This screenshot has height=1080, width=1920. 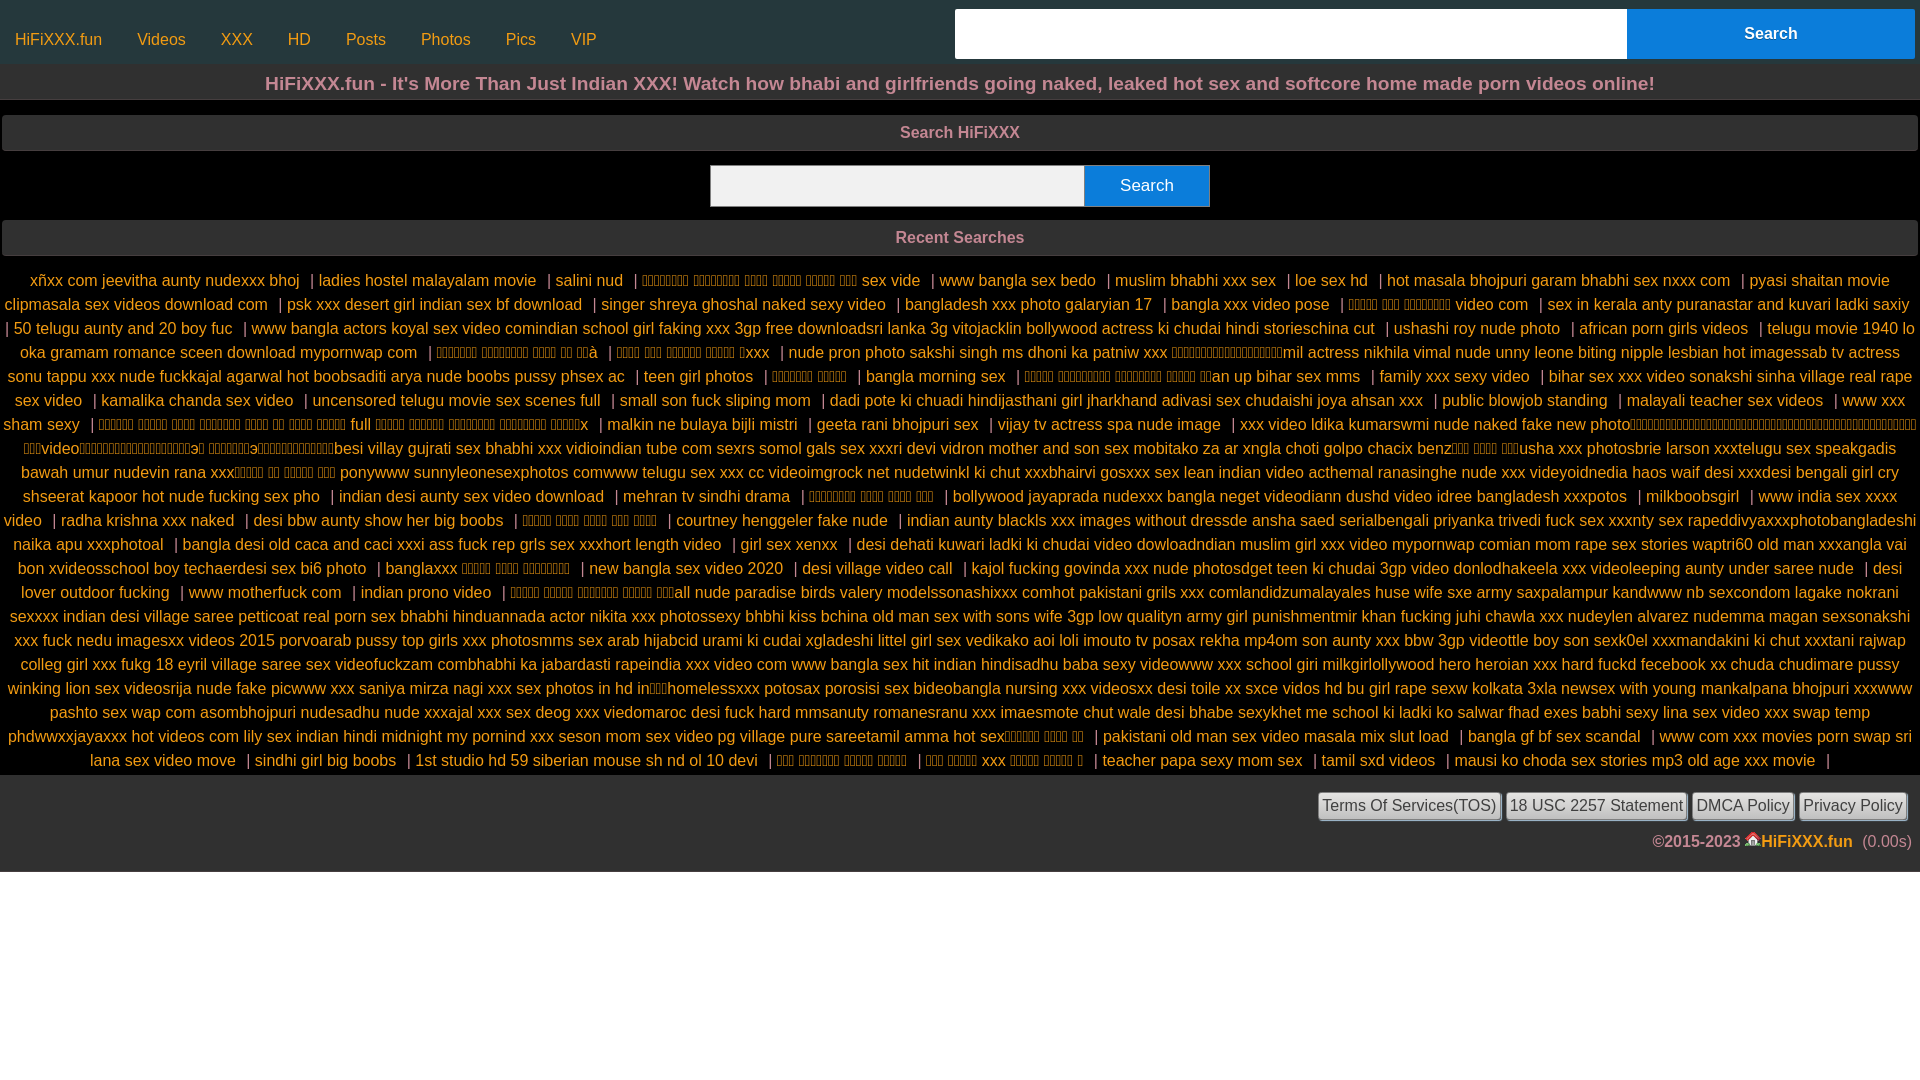 I want to click on 'Terms Of Services(TOS)', so click(x=1408, y=805).